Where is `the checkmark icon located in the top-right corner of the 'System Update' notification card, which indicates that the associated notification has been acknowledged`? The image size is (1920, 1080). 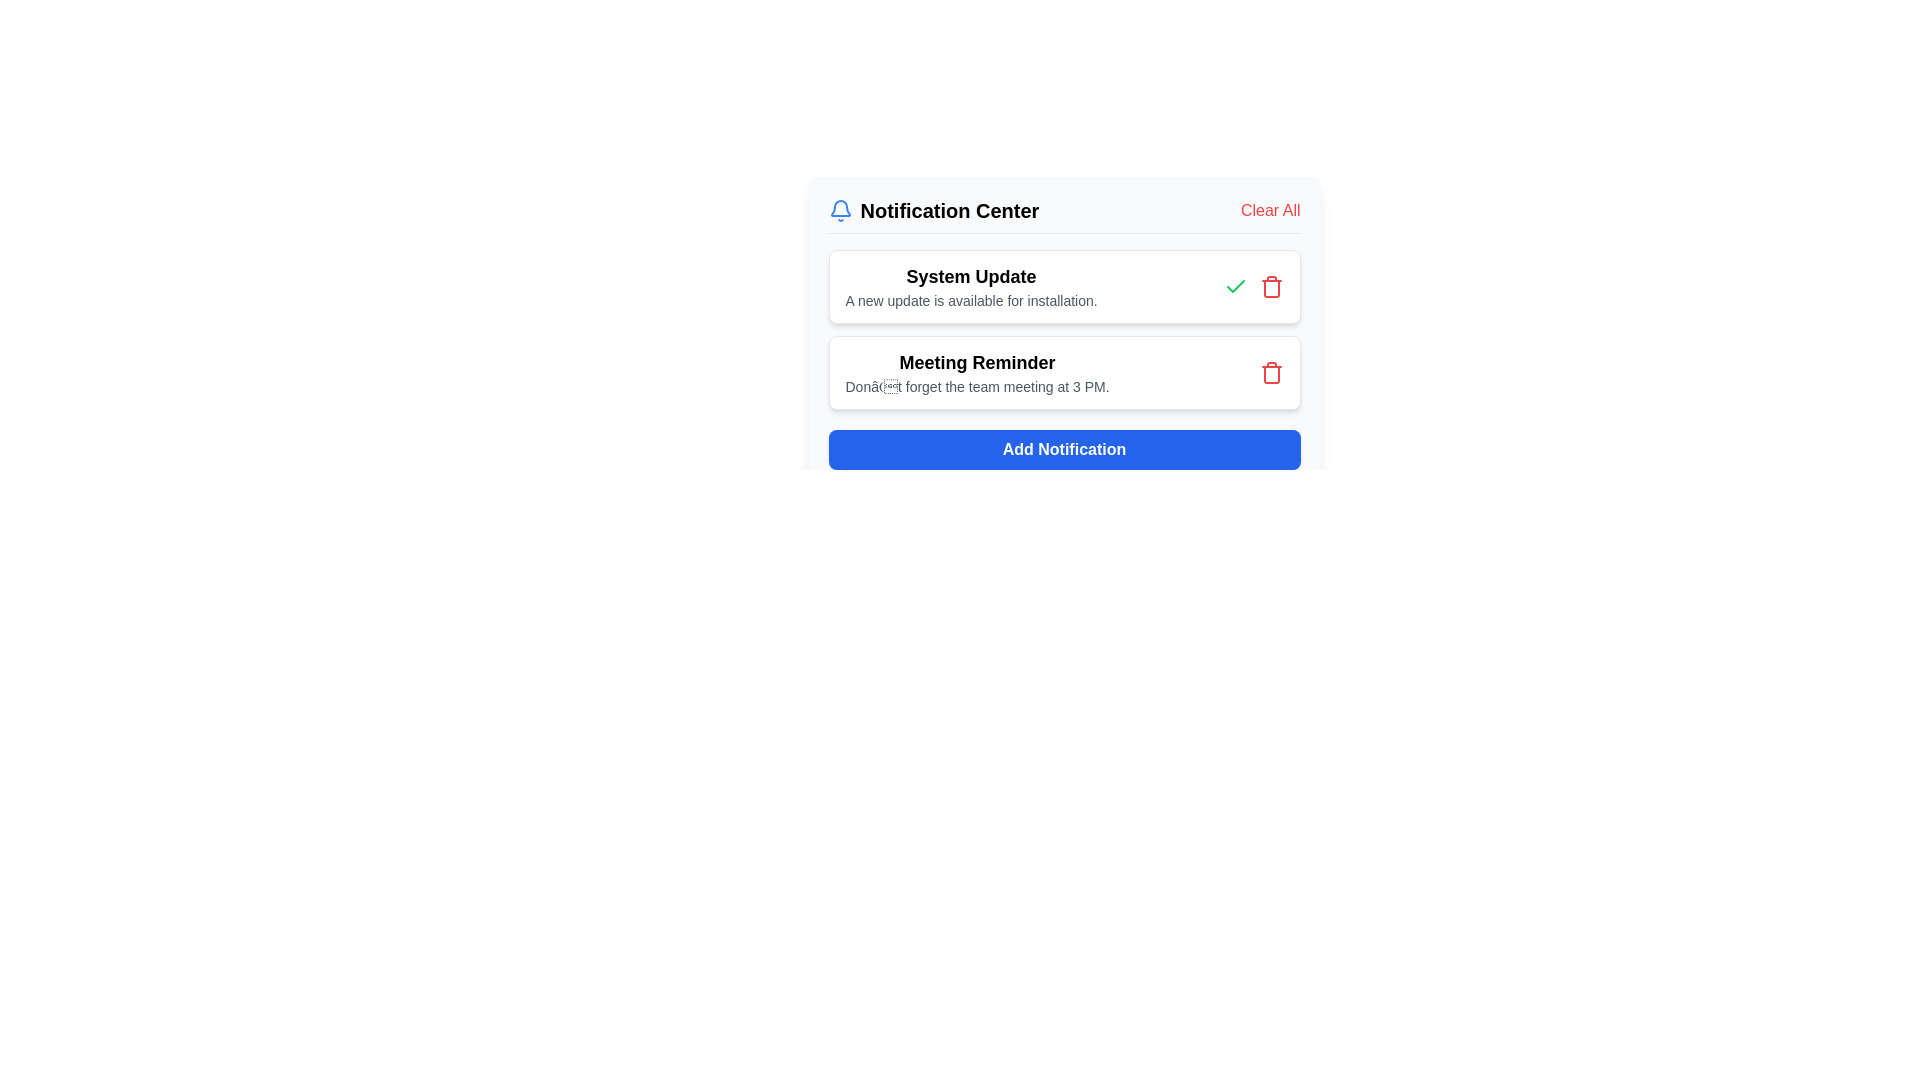 the checkmark icon located in the top-right corner of the 'System Update' notification card, which indicates that the associated notification has been acknowledged is located at coordinates (1234, 286).